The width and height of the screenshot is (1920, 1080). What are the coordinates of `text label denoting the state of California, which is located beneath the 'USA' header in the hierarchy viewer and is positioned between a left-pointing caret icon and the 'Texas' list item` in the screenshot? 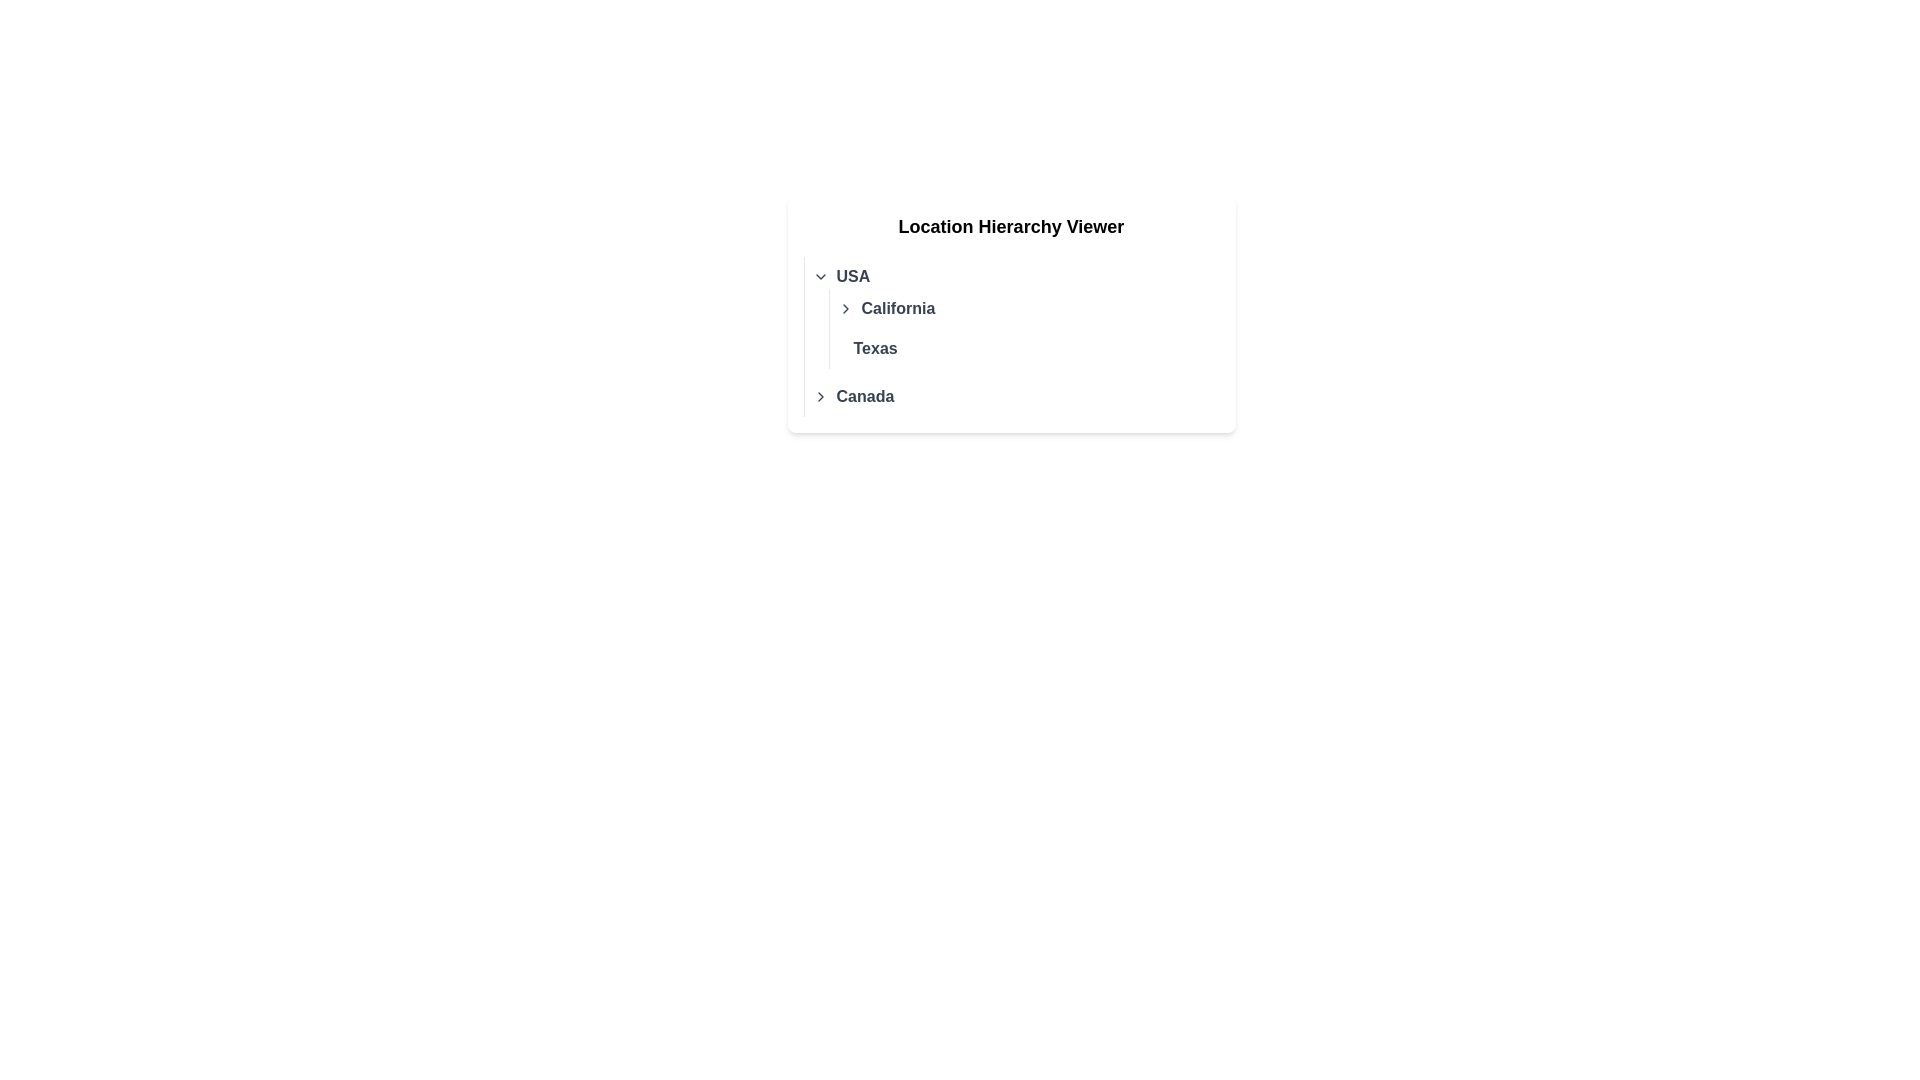 It's located at (897, 308).